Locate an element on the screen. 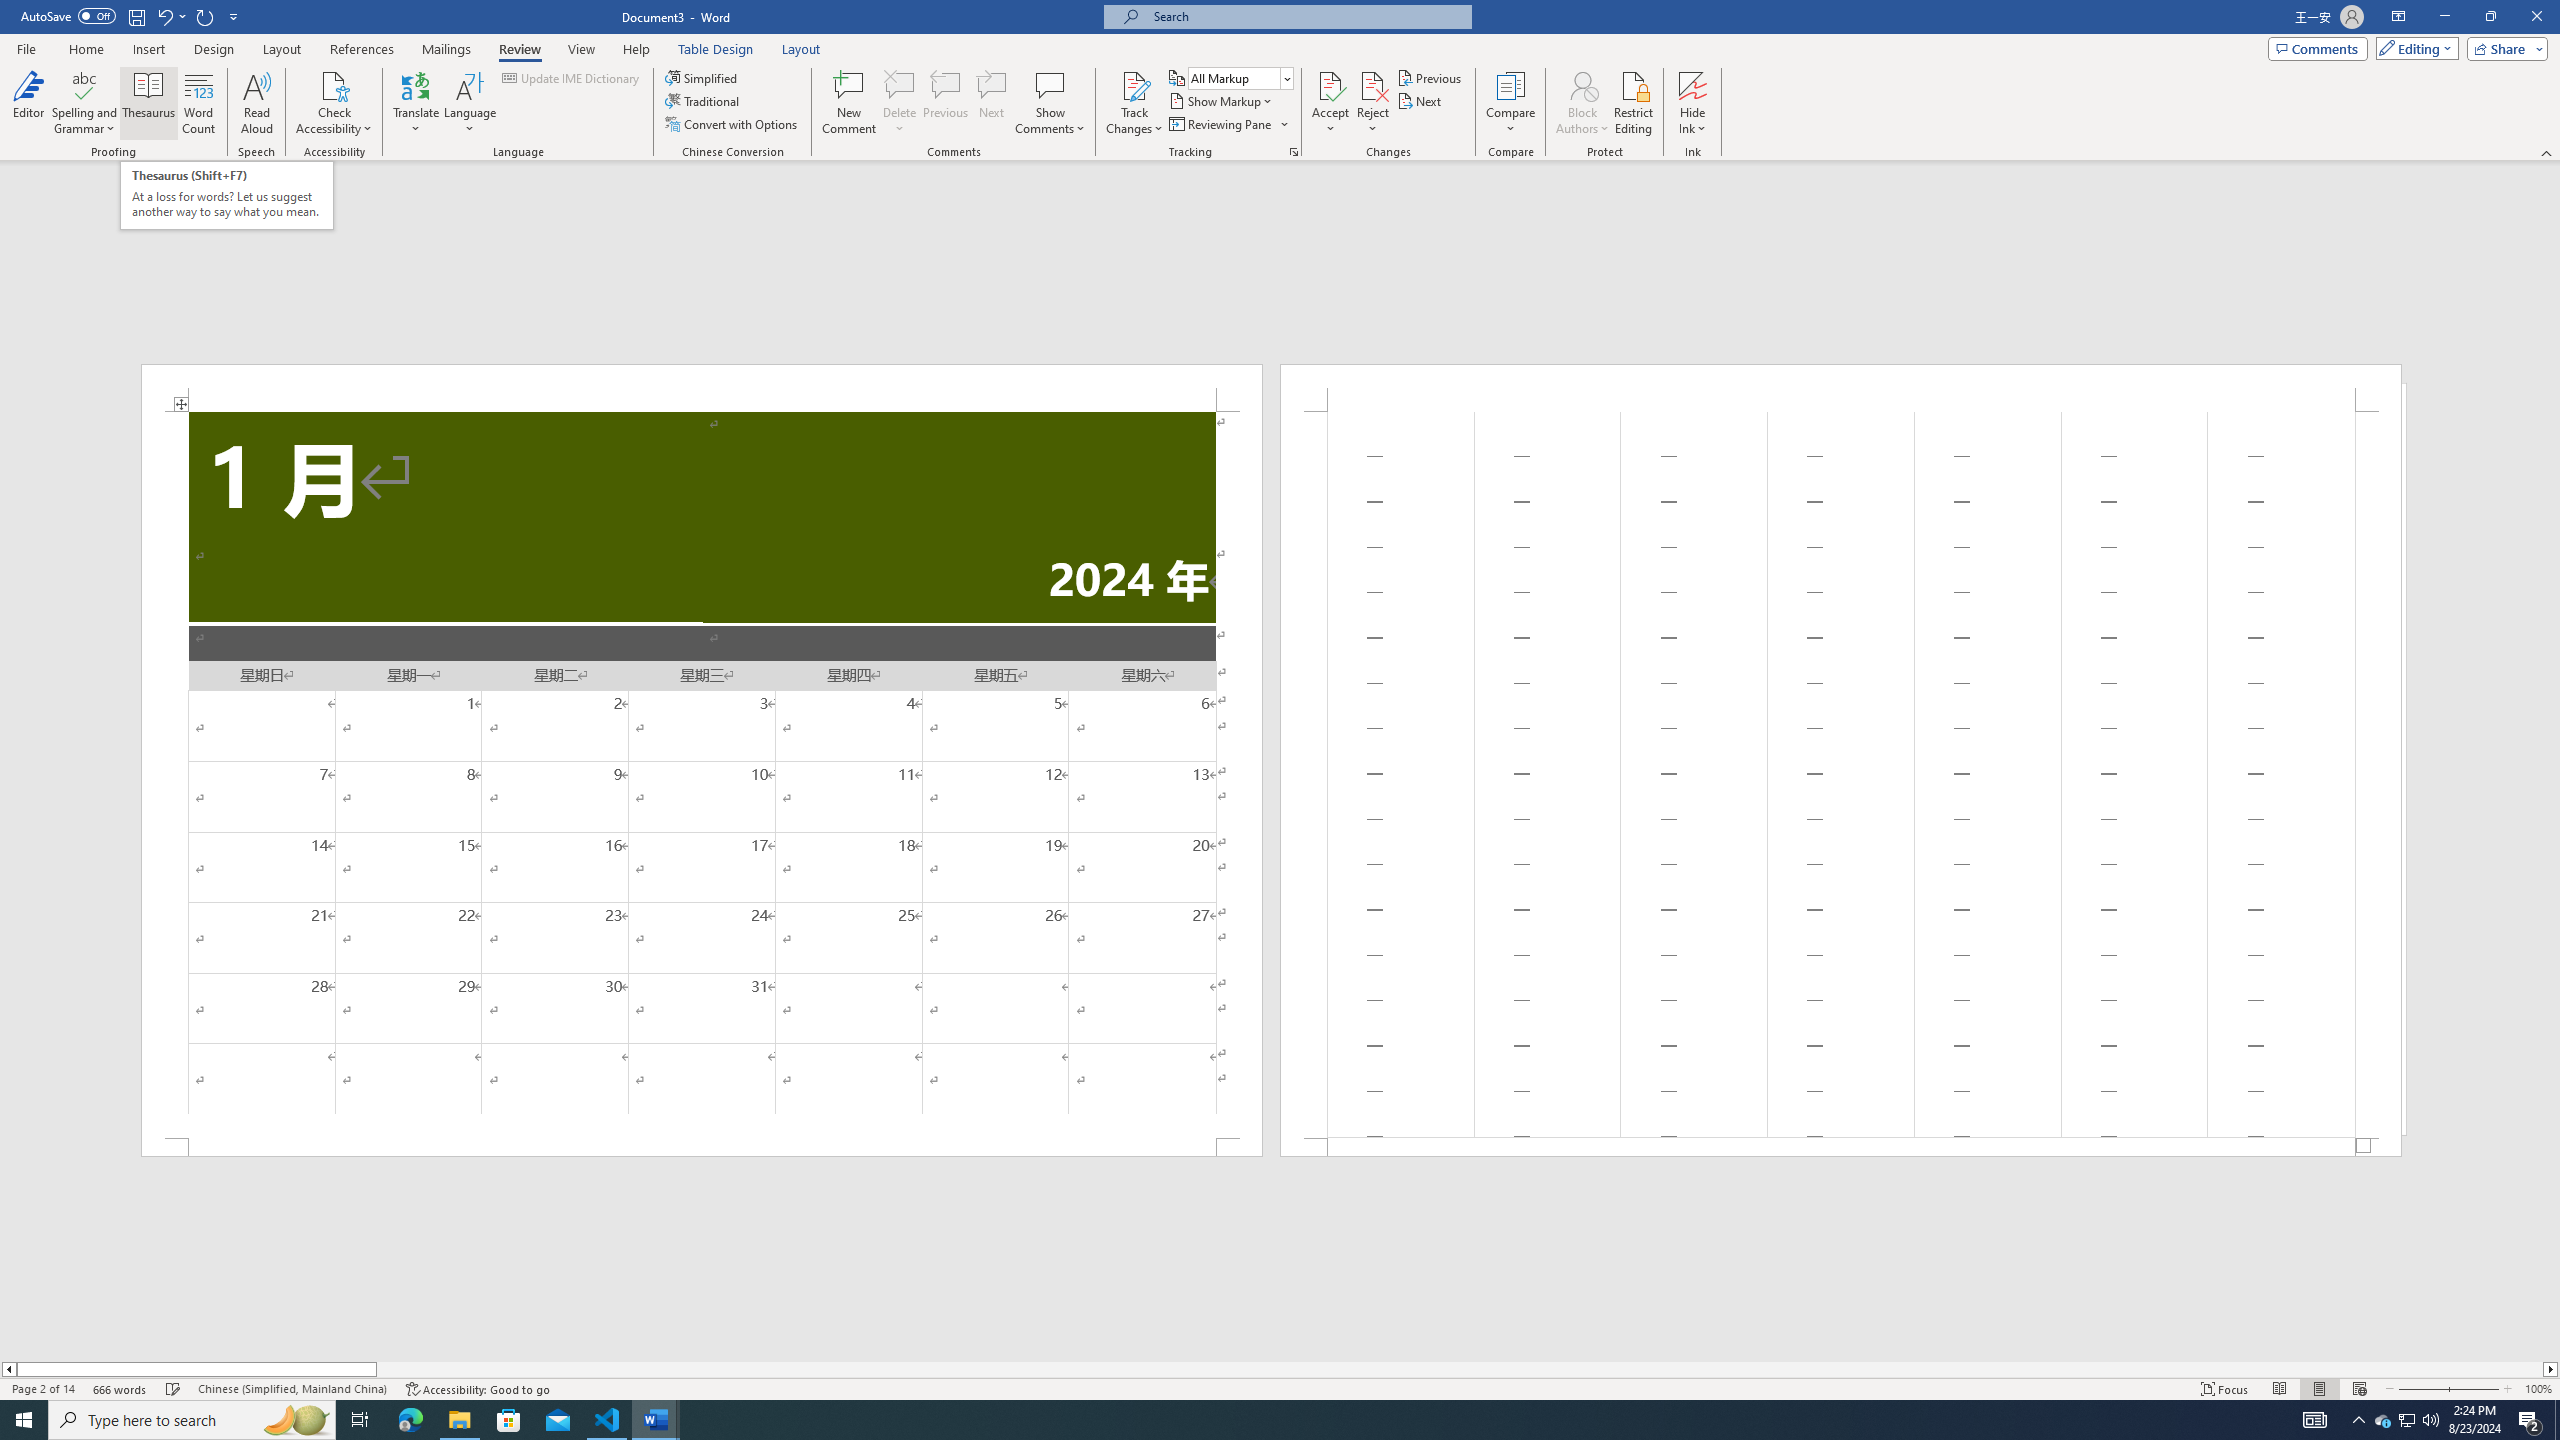 The image size is (2560, 1440). 'Check Accessibility' is located at coordinates (334, 103).